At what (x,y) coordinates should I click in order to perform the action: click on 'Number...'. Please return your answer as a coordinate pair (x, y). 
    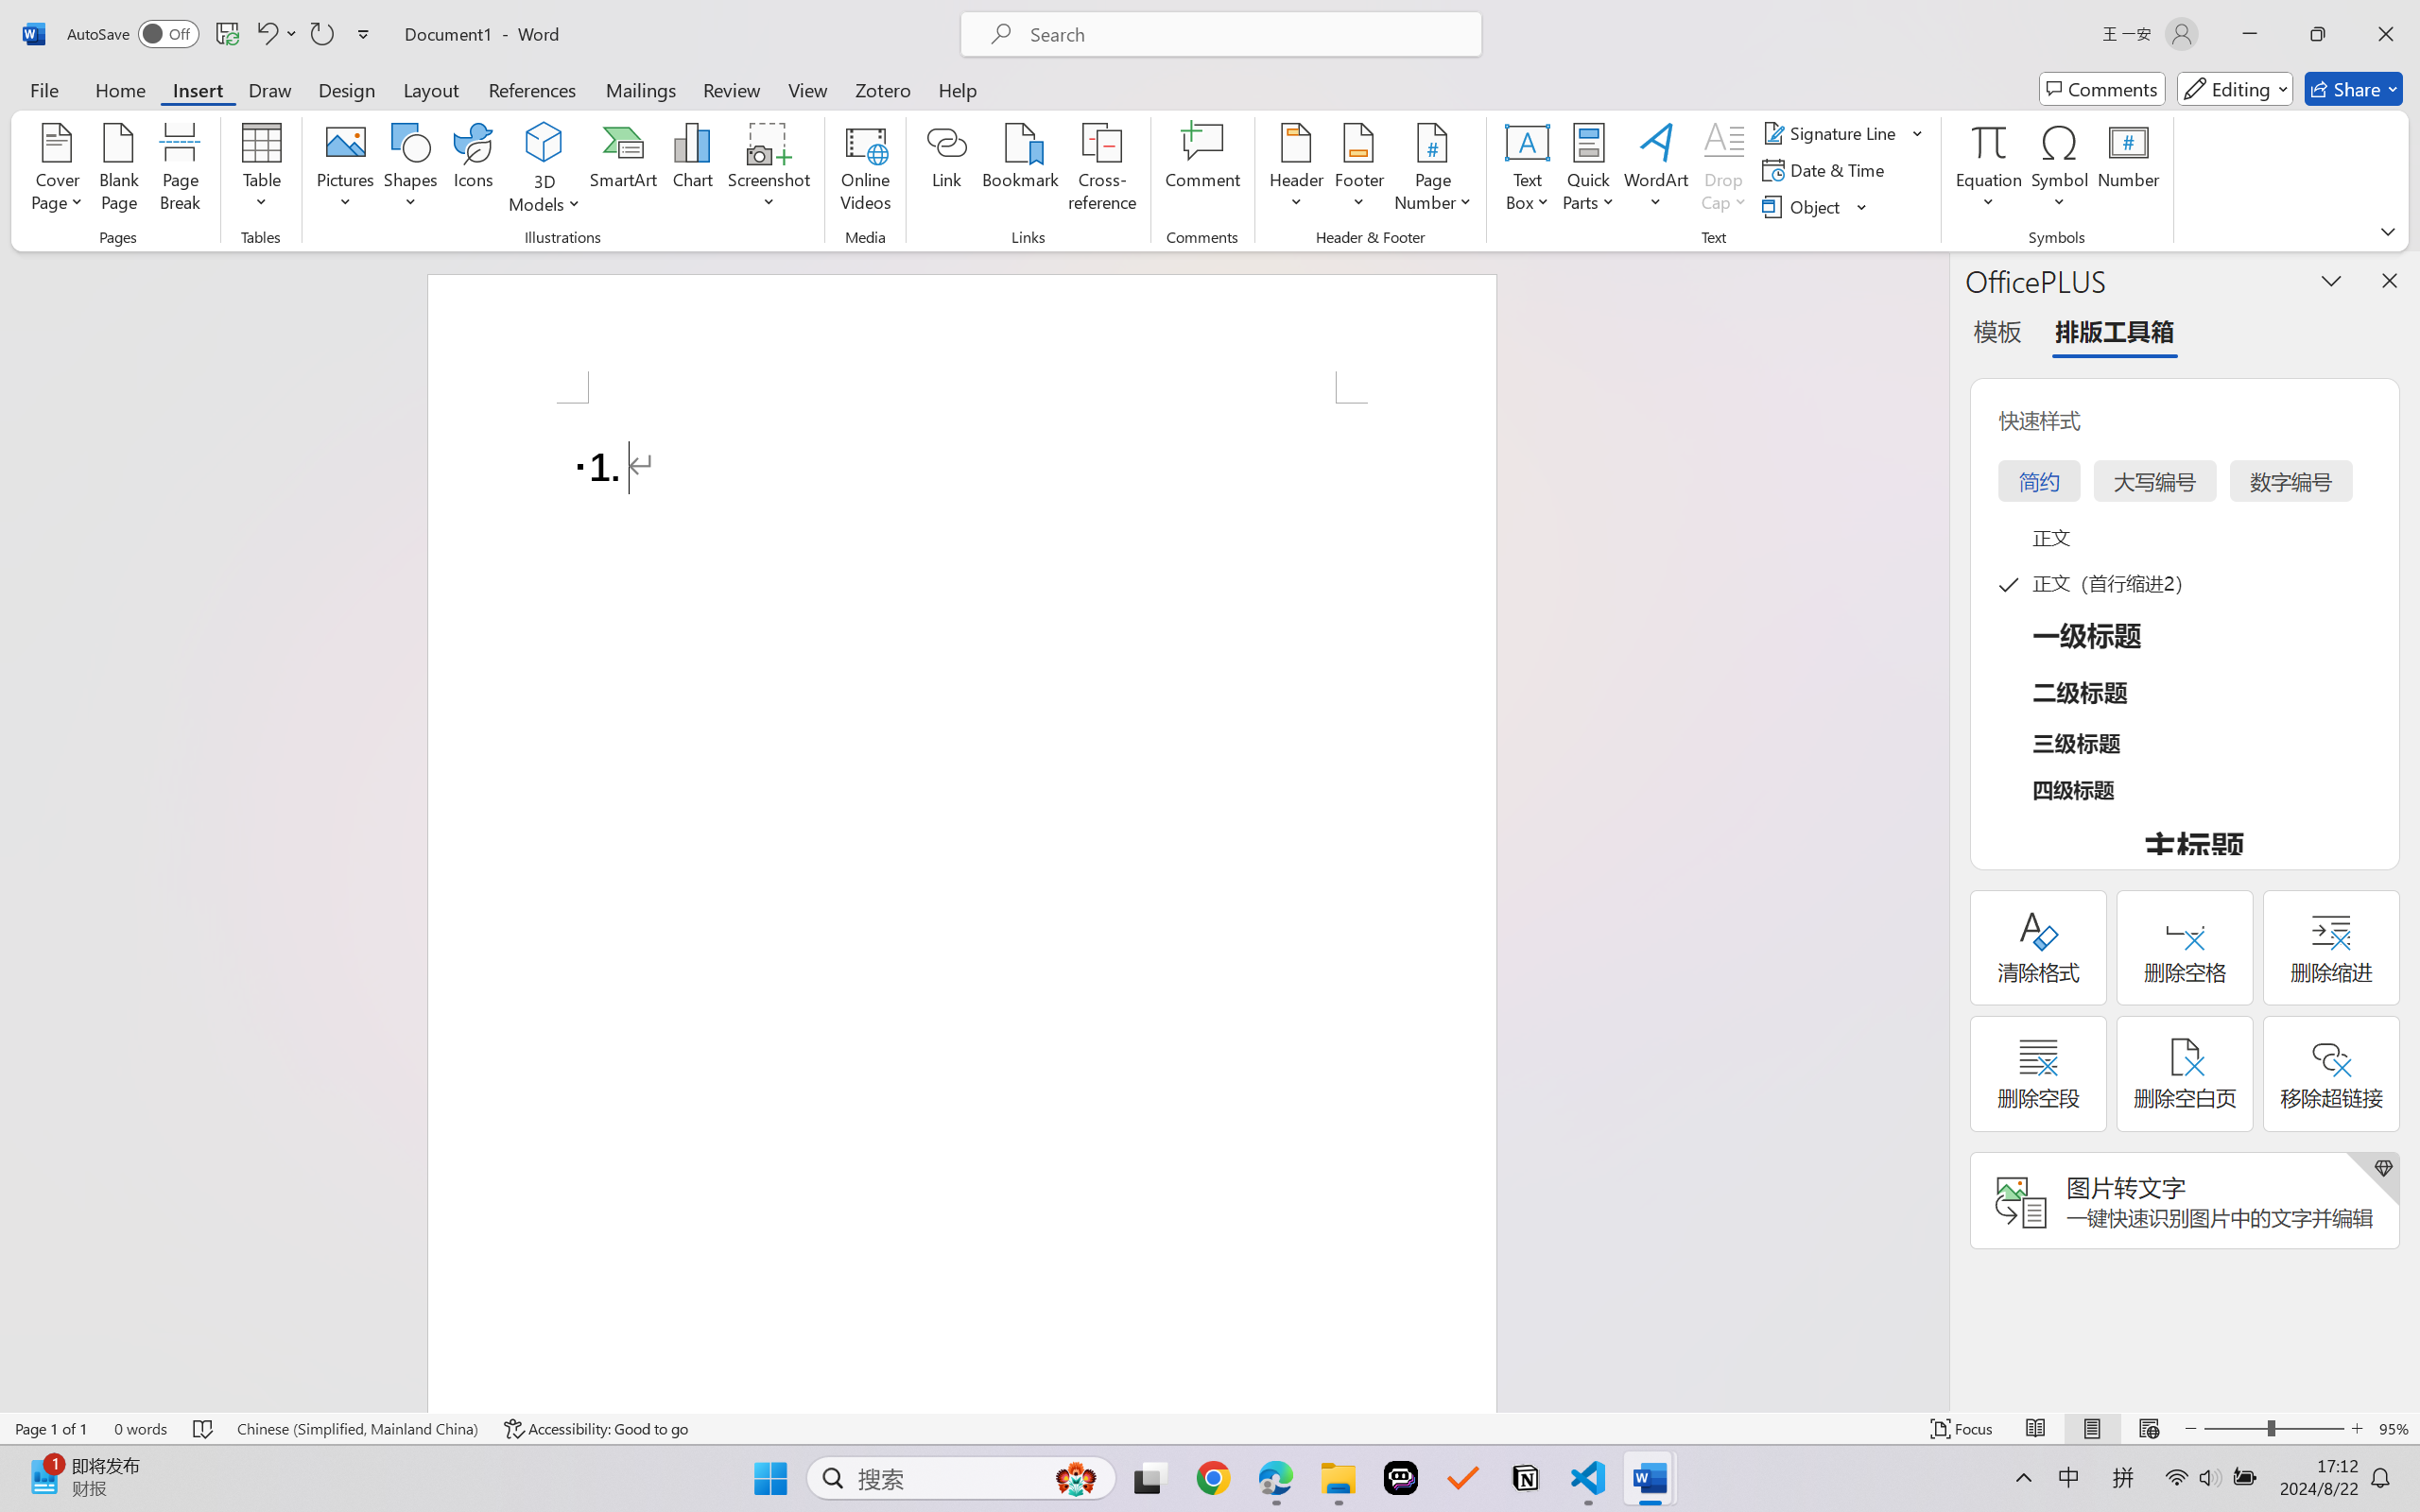
    Looking at the image, I should click on (2129, 170).